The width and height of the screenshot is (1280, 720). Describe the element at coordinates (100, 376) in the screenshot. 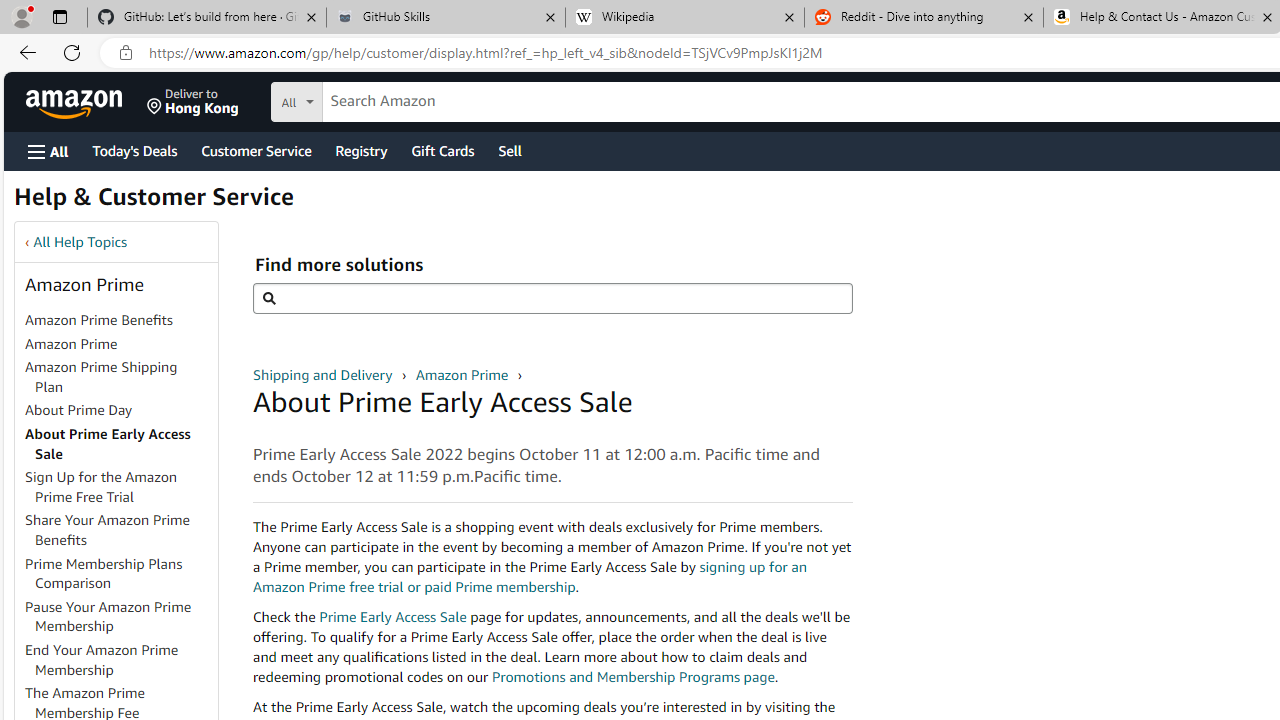

I see `'Amazon Prime Shipping Plan'` at that location.